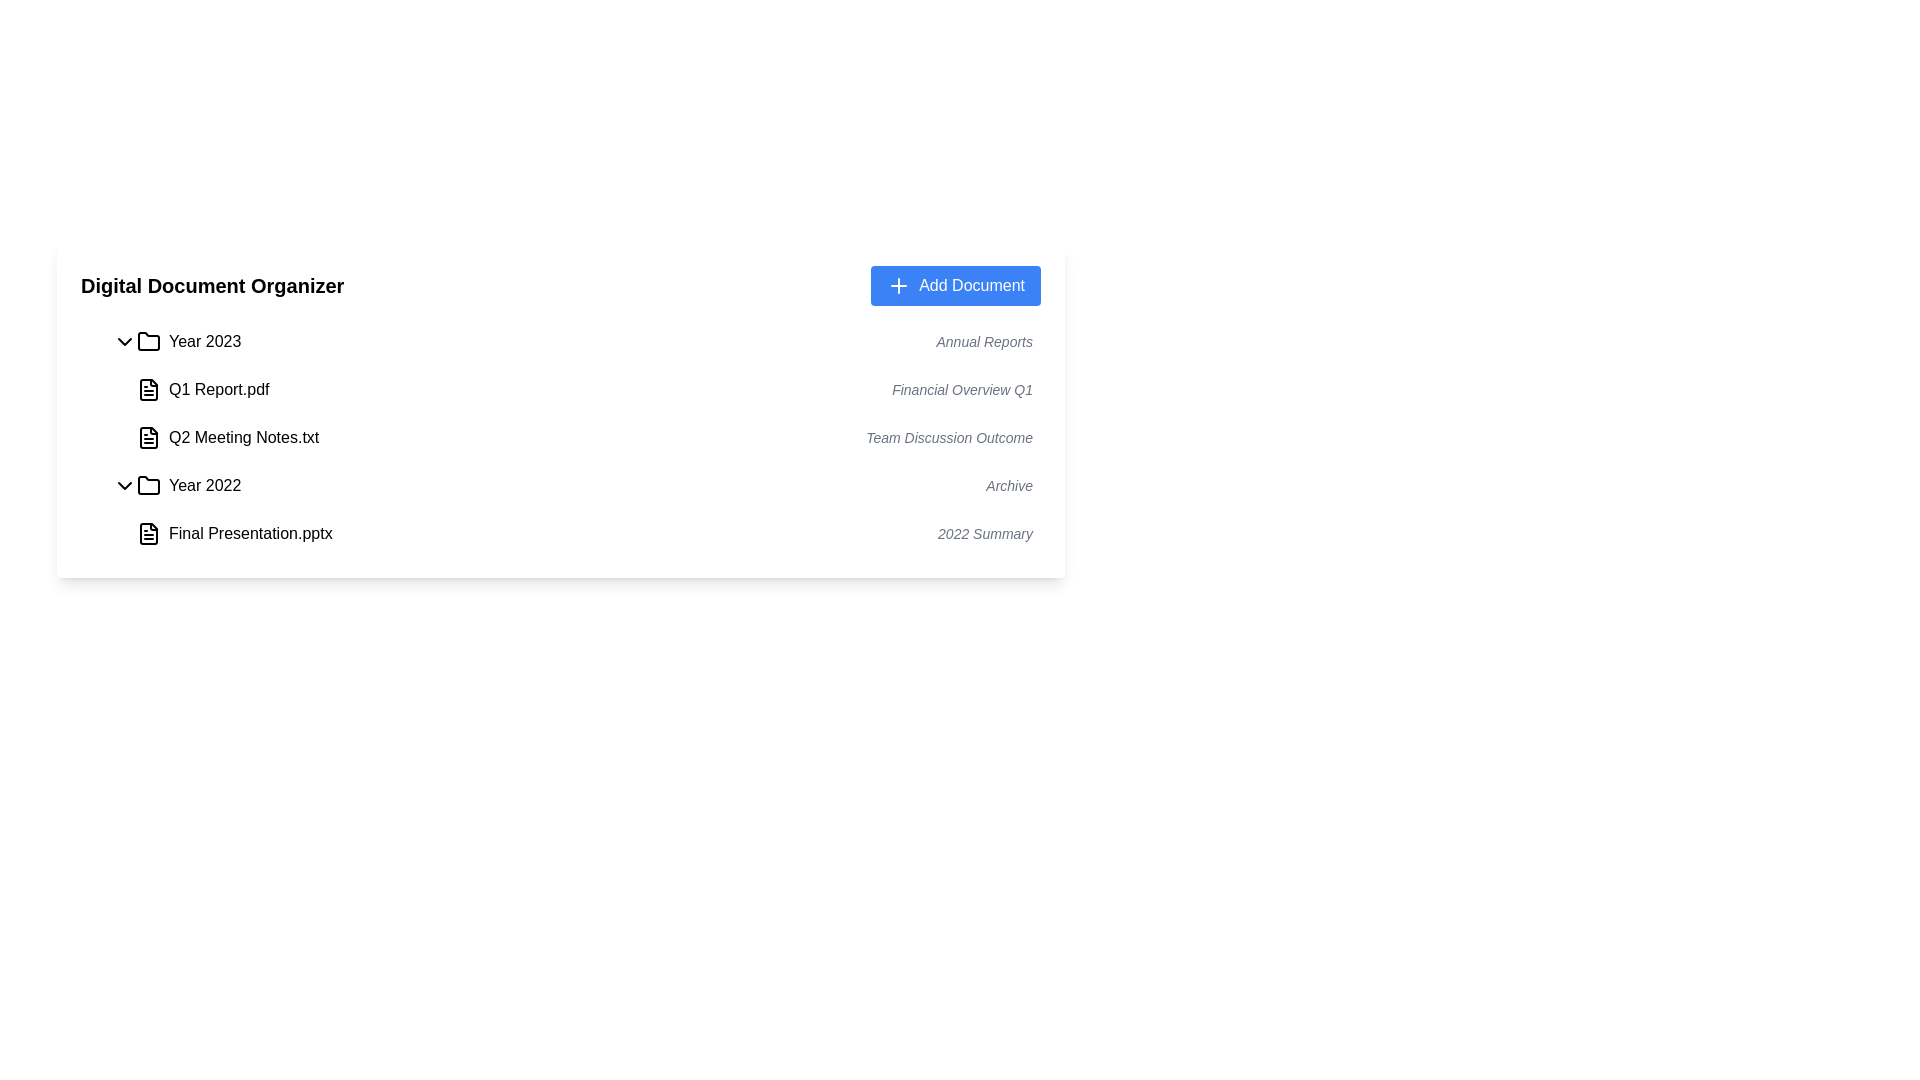  What do you see at coordinates (243, 437) in the screenshot?
I see `the file label text located below 'Q1 Report.pdf' and above 'Team Discussion Outcome' in the expanded section of 'Year 2023' in the document organizer to gain information about its content` at bounding box center [243, 437].